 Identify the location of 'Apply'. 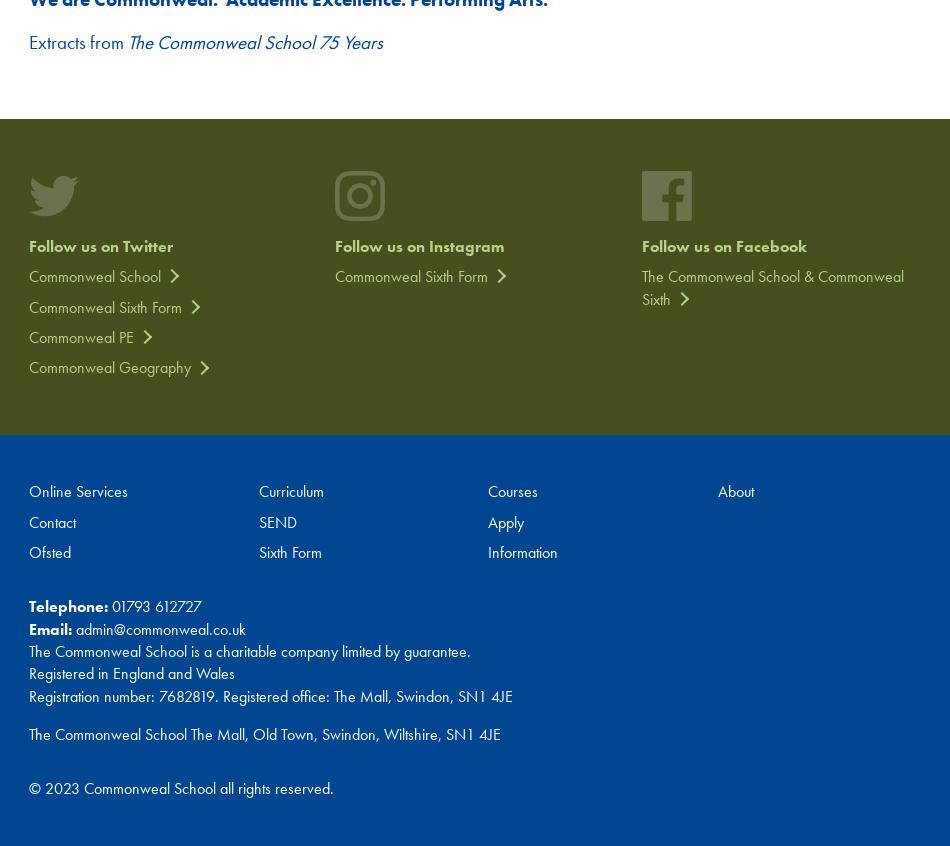
(505, 521).